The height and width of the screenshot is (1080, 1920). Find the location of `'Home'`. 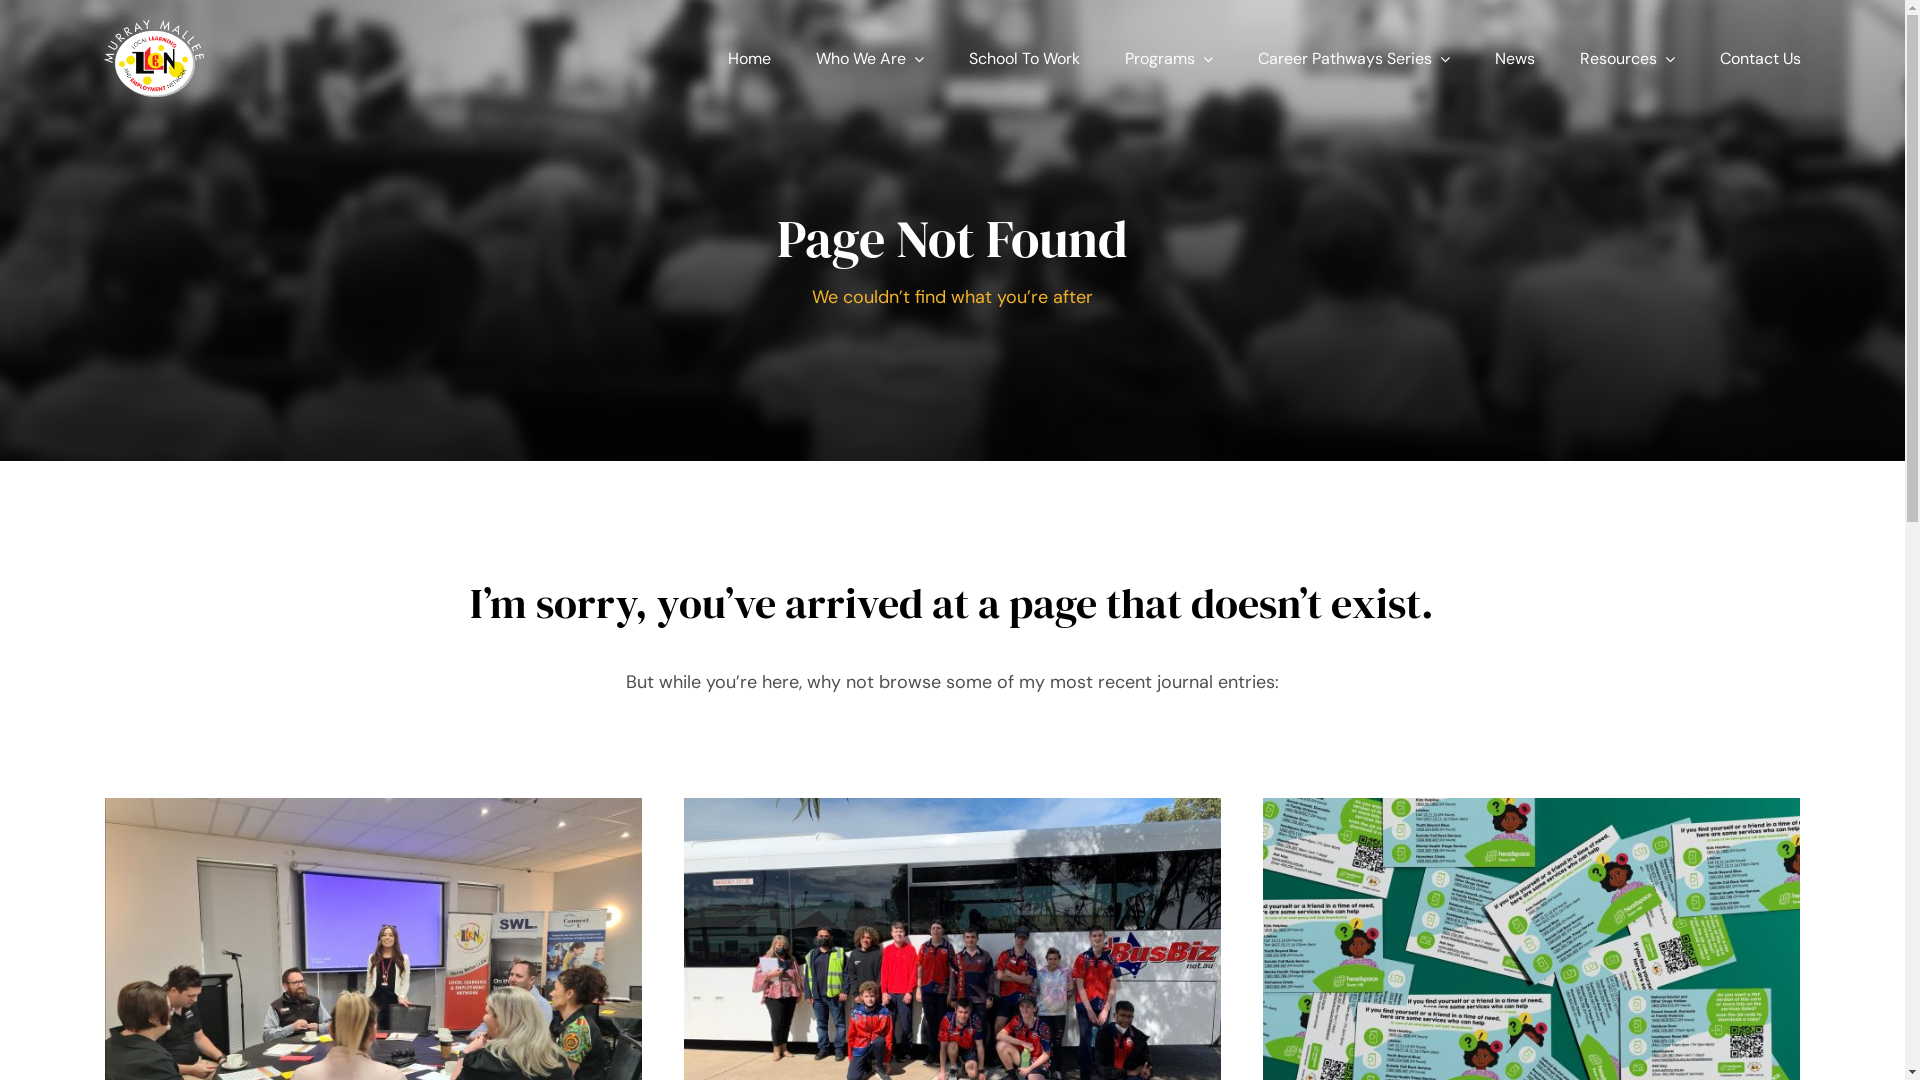

'Home' is located at coordinates (748, 45).